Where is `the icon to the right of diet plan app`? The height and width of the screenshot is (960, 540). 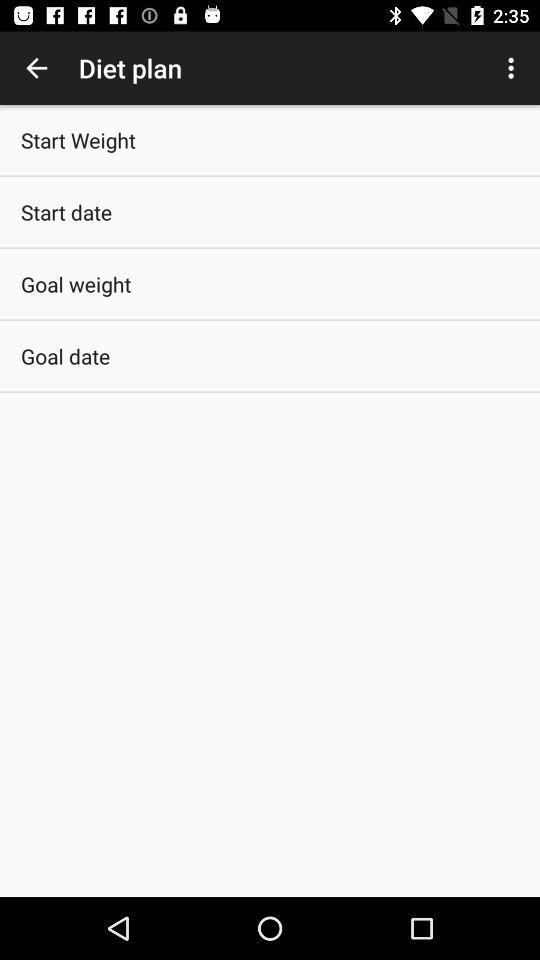 the icon to the right of diet plan app is located at coordinates (513, 68).